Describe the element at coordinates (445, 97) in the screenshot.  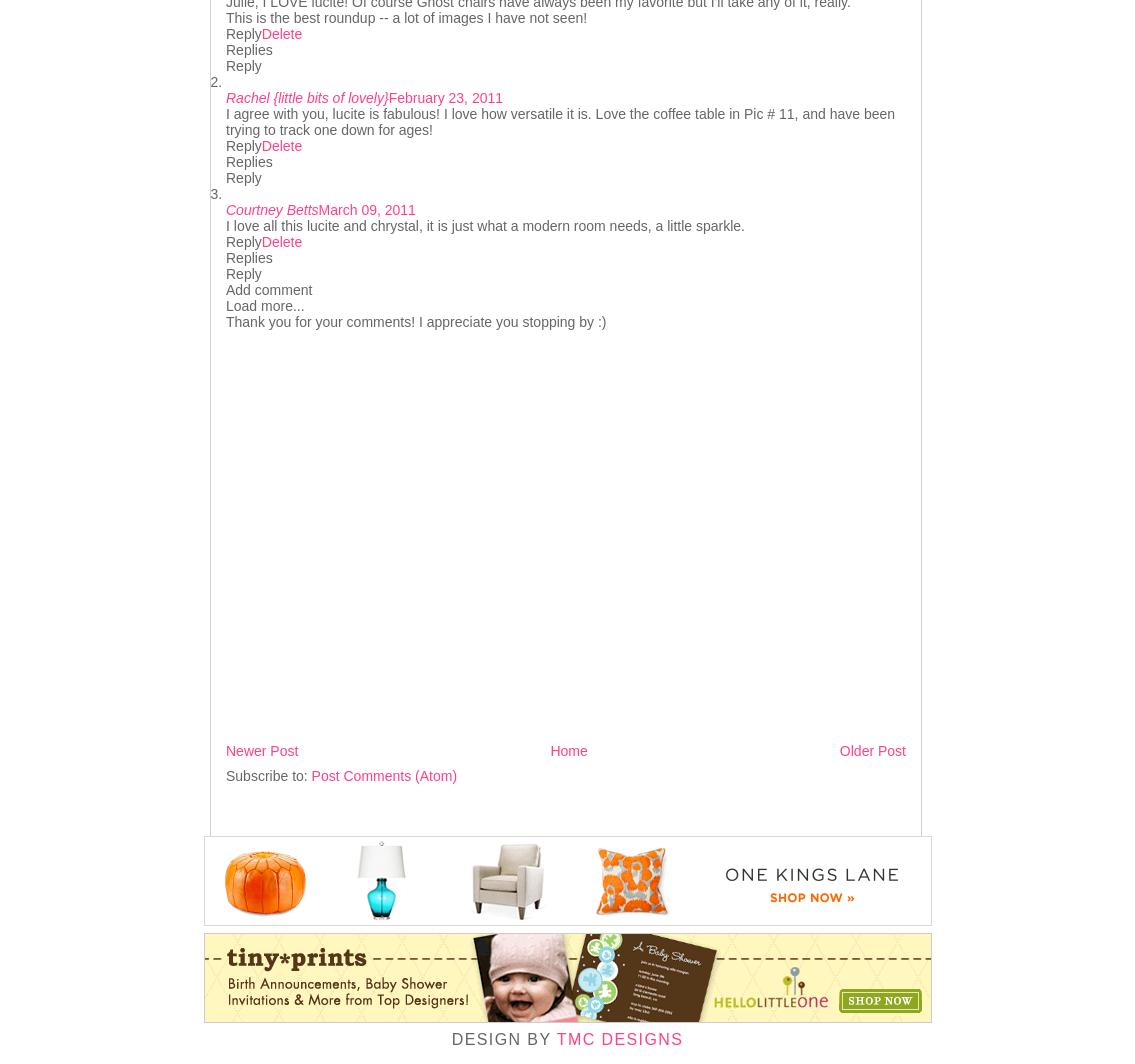
I see `'February 23, 2011'` at that location.